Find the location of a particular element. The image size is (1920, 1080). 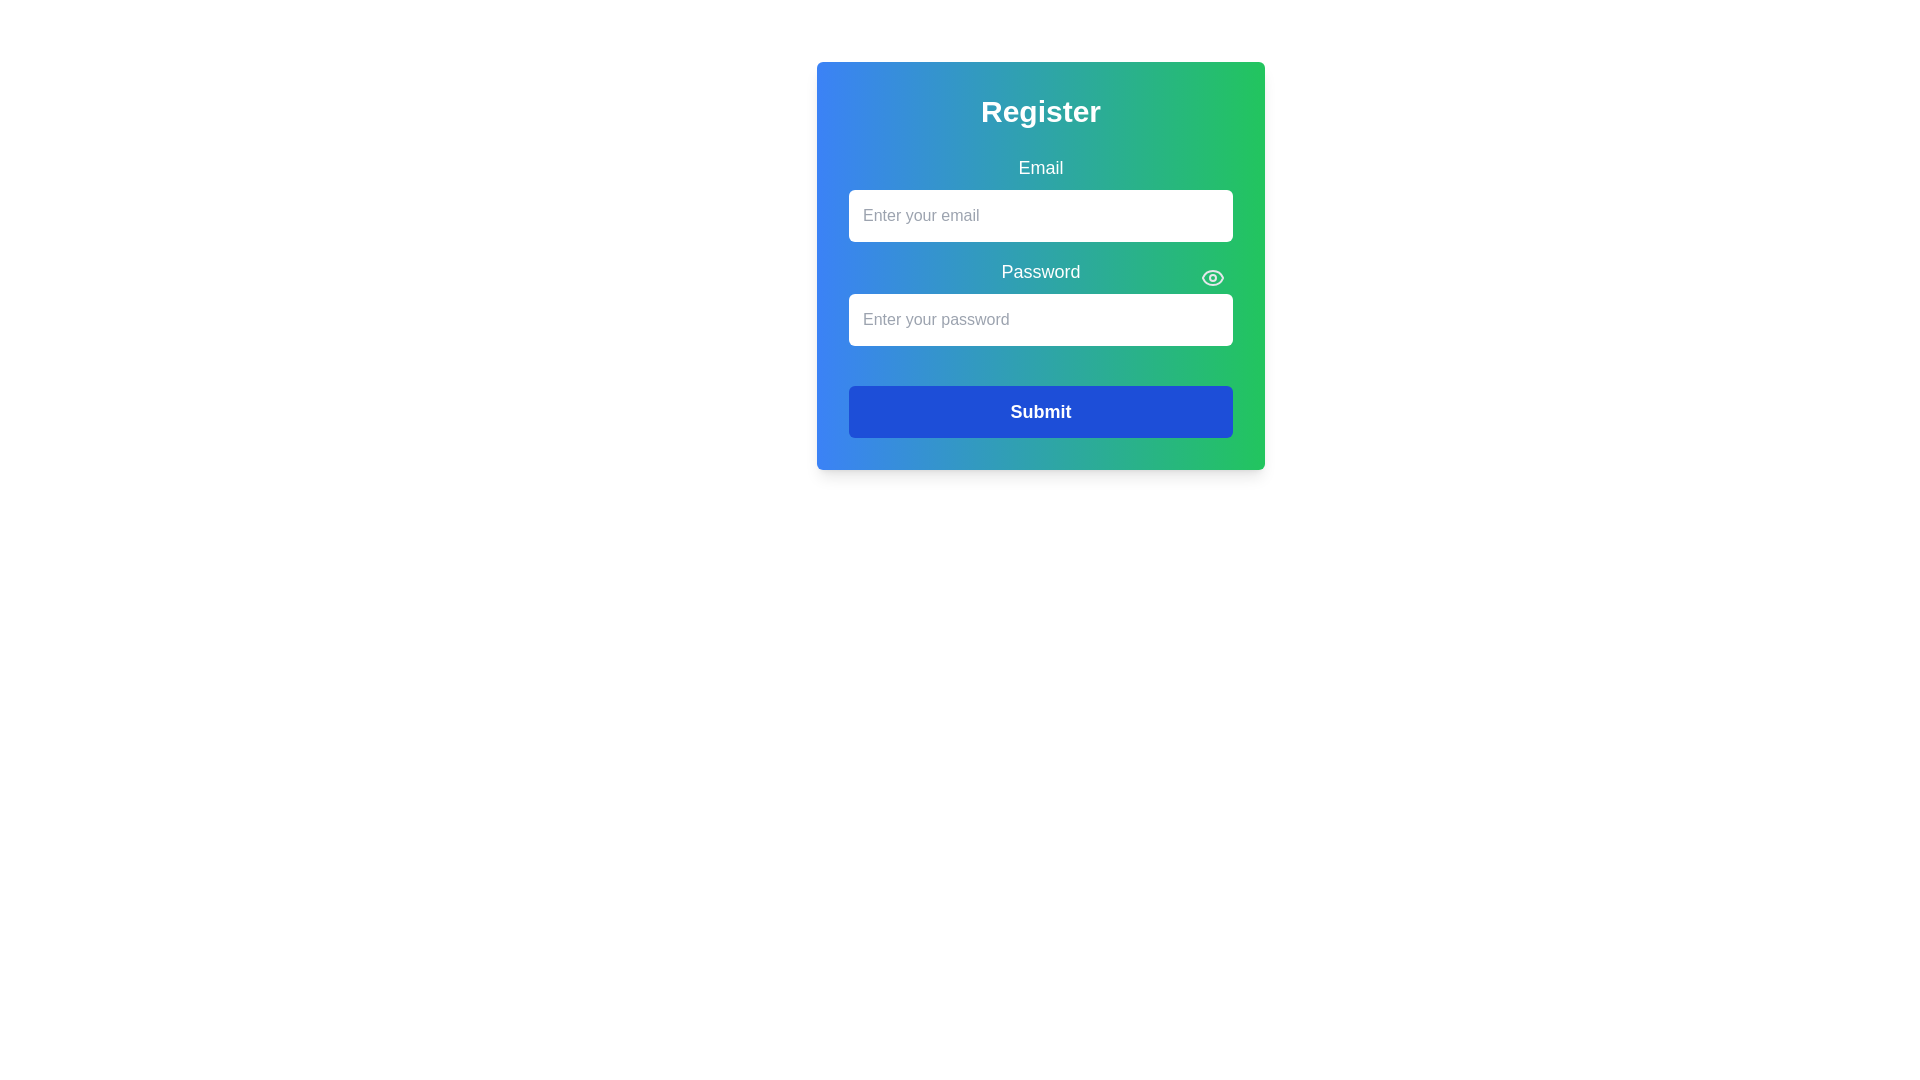

the label that provides context for the email input field, located below the 'Register' heading is located at coordinates (1040, 167).